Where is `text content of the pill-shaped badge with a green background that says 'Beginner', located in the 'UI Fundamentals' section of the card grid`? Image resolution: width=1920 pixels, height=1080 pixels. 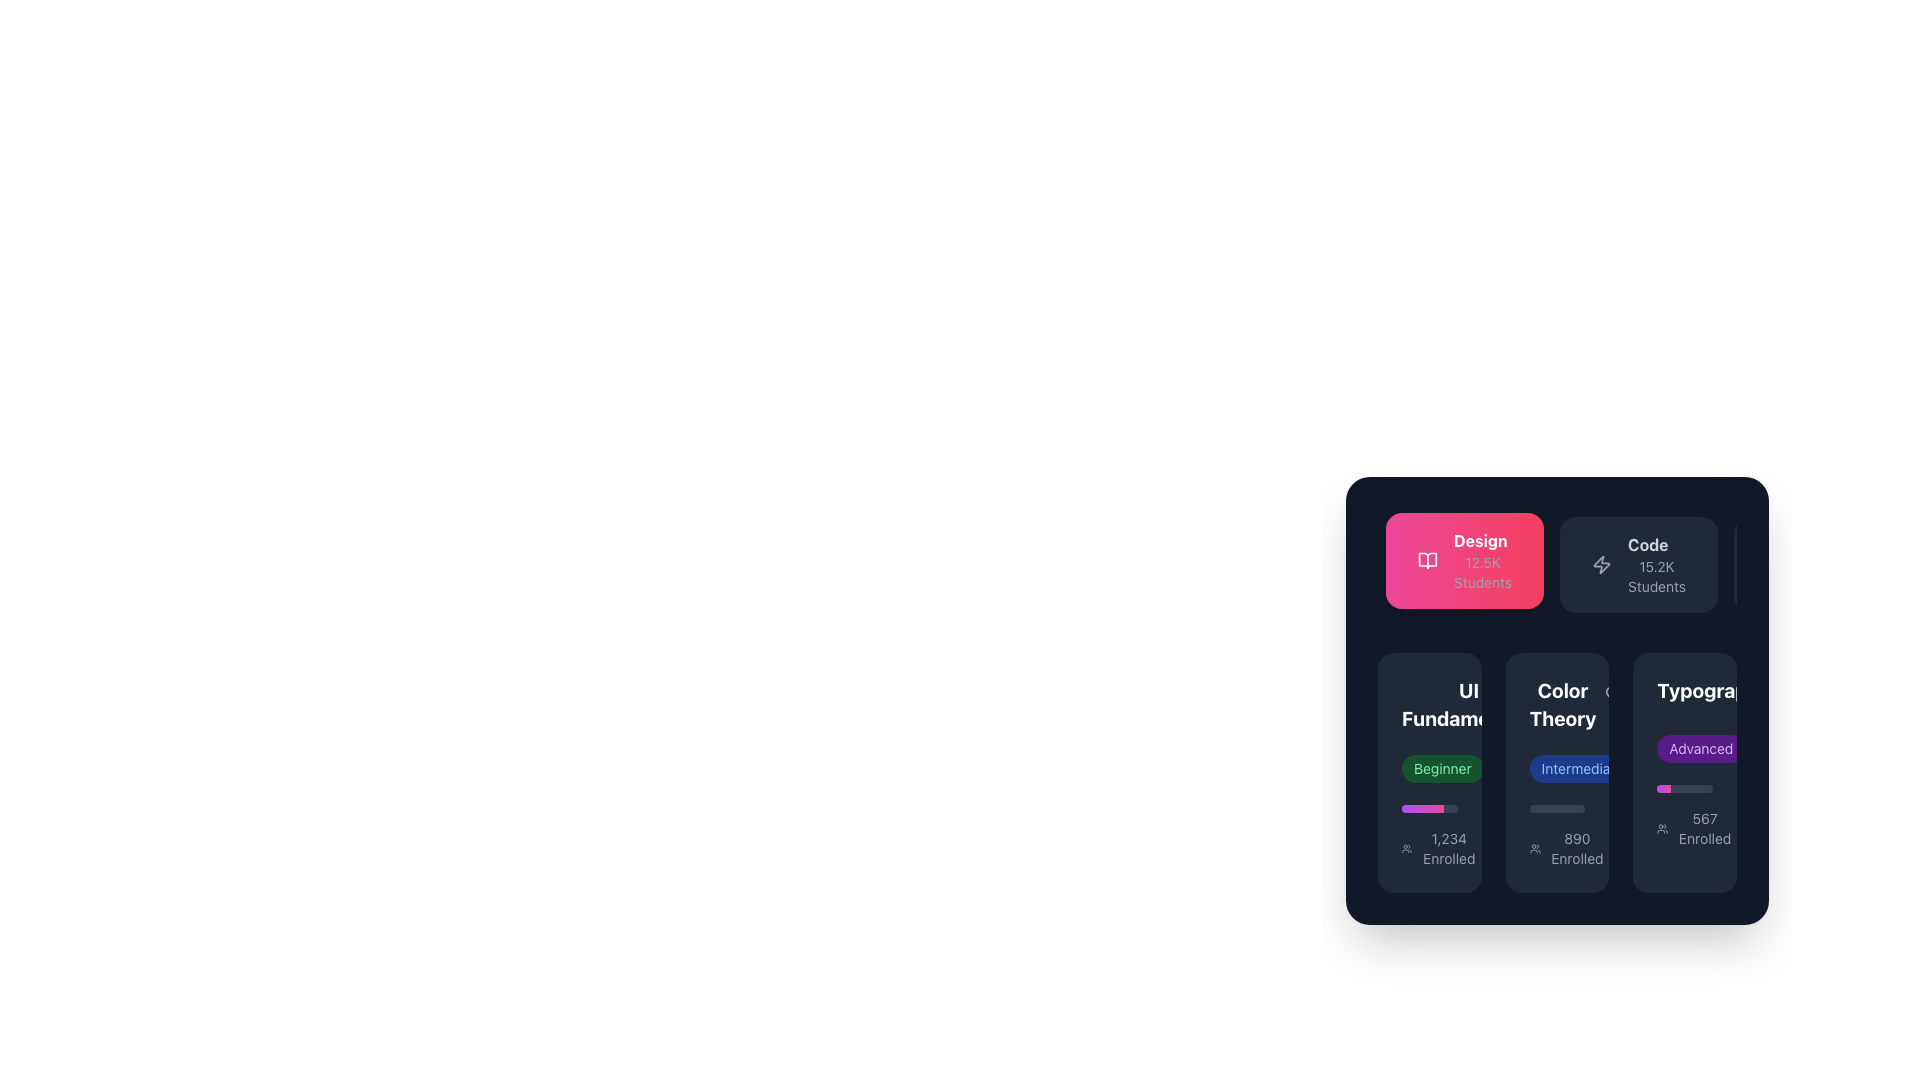
text content of the pill-shaped badge with a green background that says 'Beginner', located in the 'UI Fundamentals' section of the card grid is located at coordinates (1442, 767).